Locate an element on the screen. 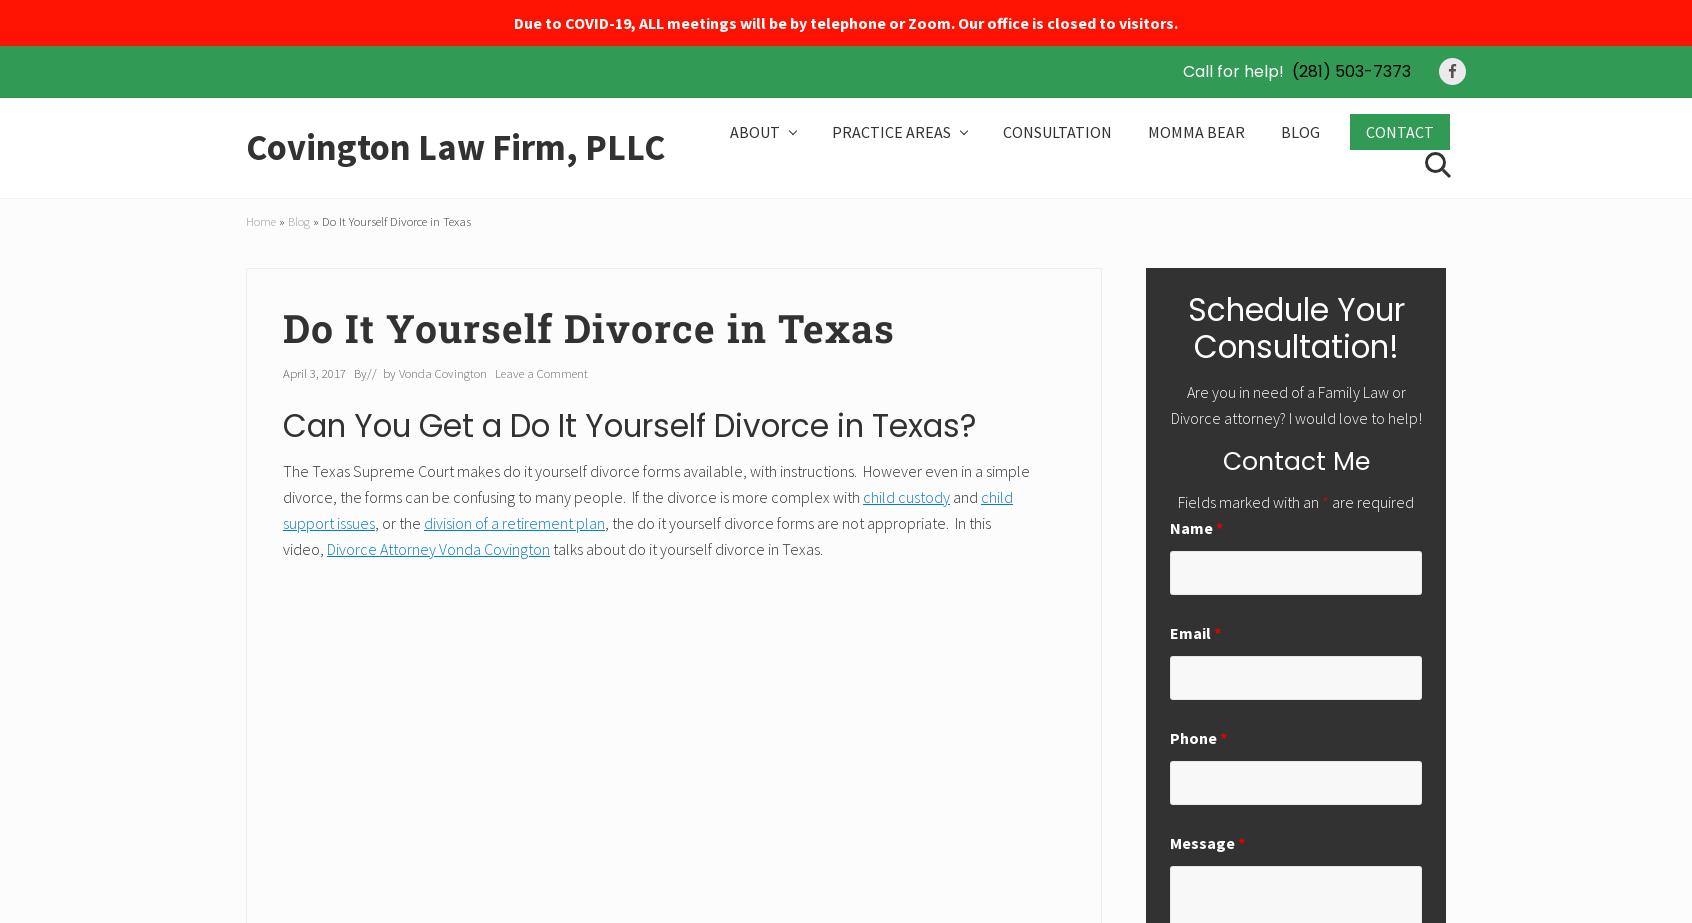 This screenshot has height=923, width=1692. 'CONTACT' is located at coordinates (1399, 131).